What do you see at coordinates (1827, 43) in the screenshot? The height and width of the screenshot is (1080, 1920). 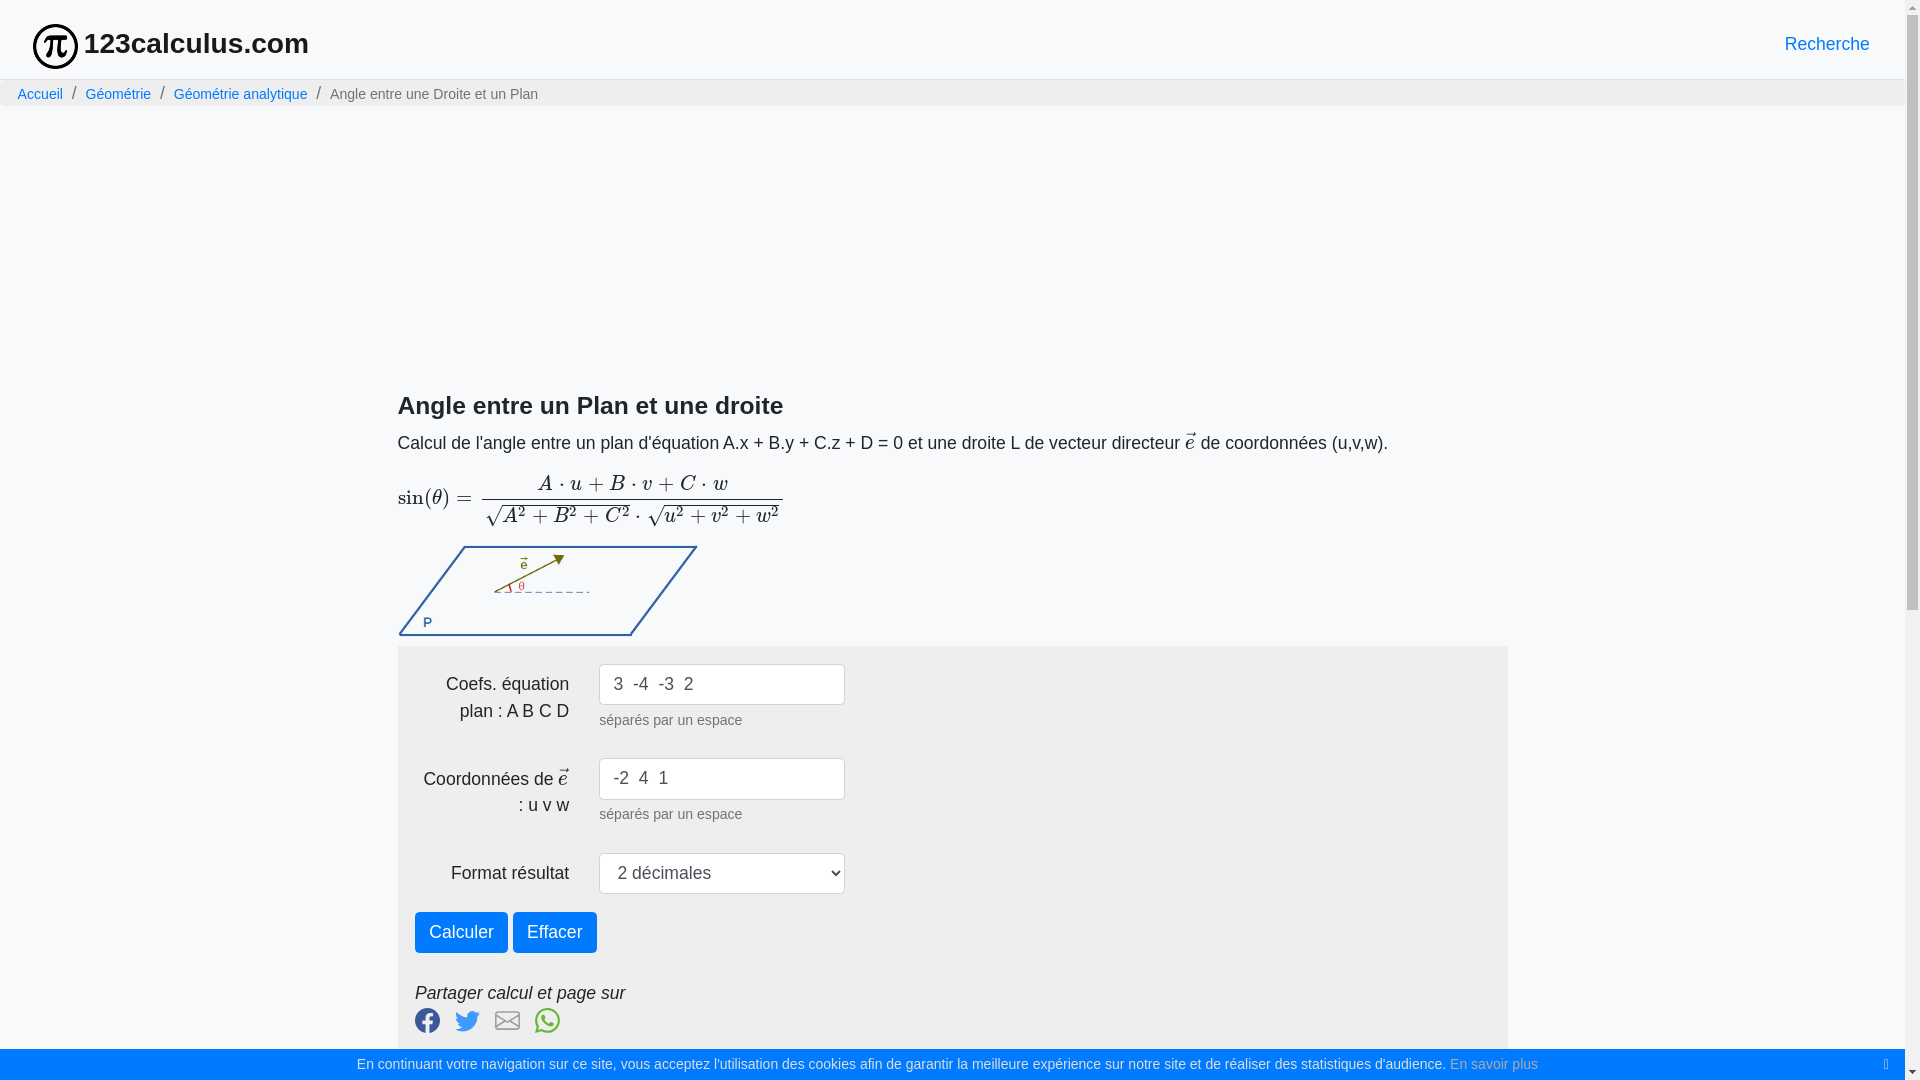 I see `'Recherche'` at bounding box center [1827, 43].